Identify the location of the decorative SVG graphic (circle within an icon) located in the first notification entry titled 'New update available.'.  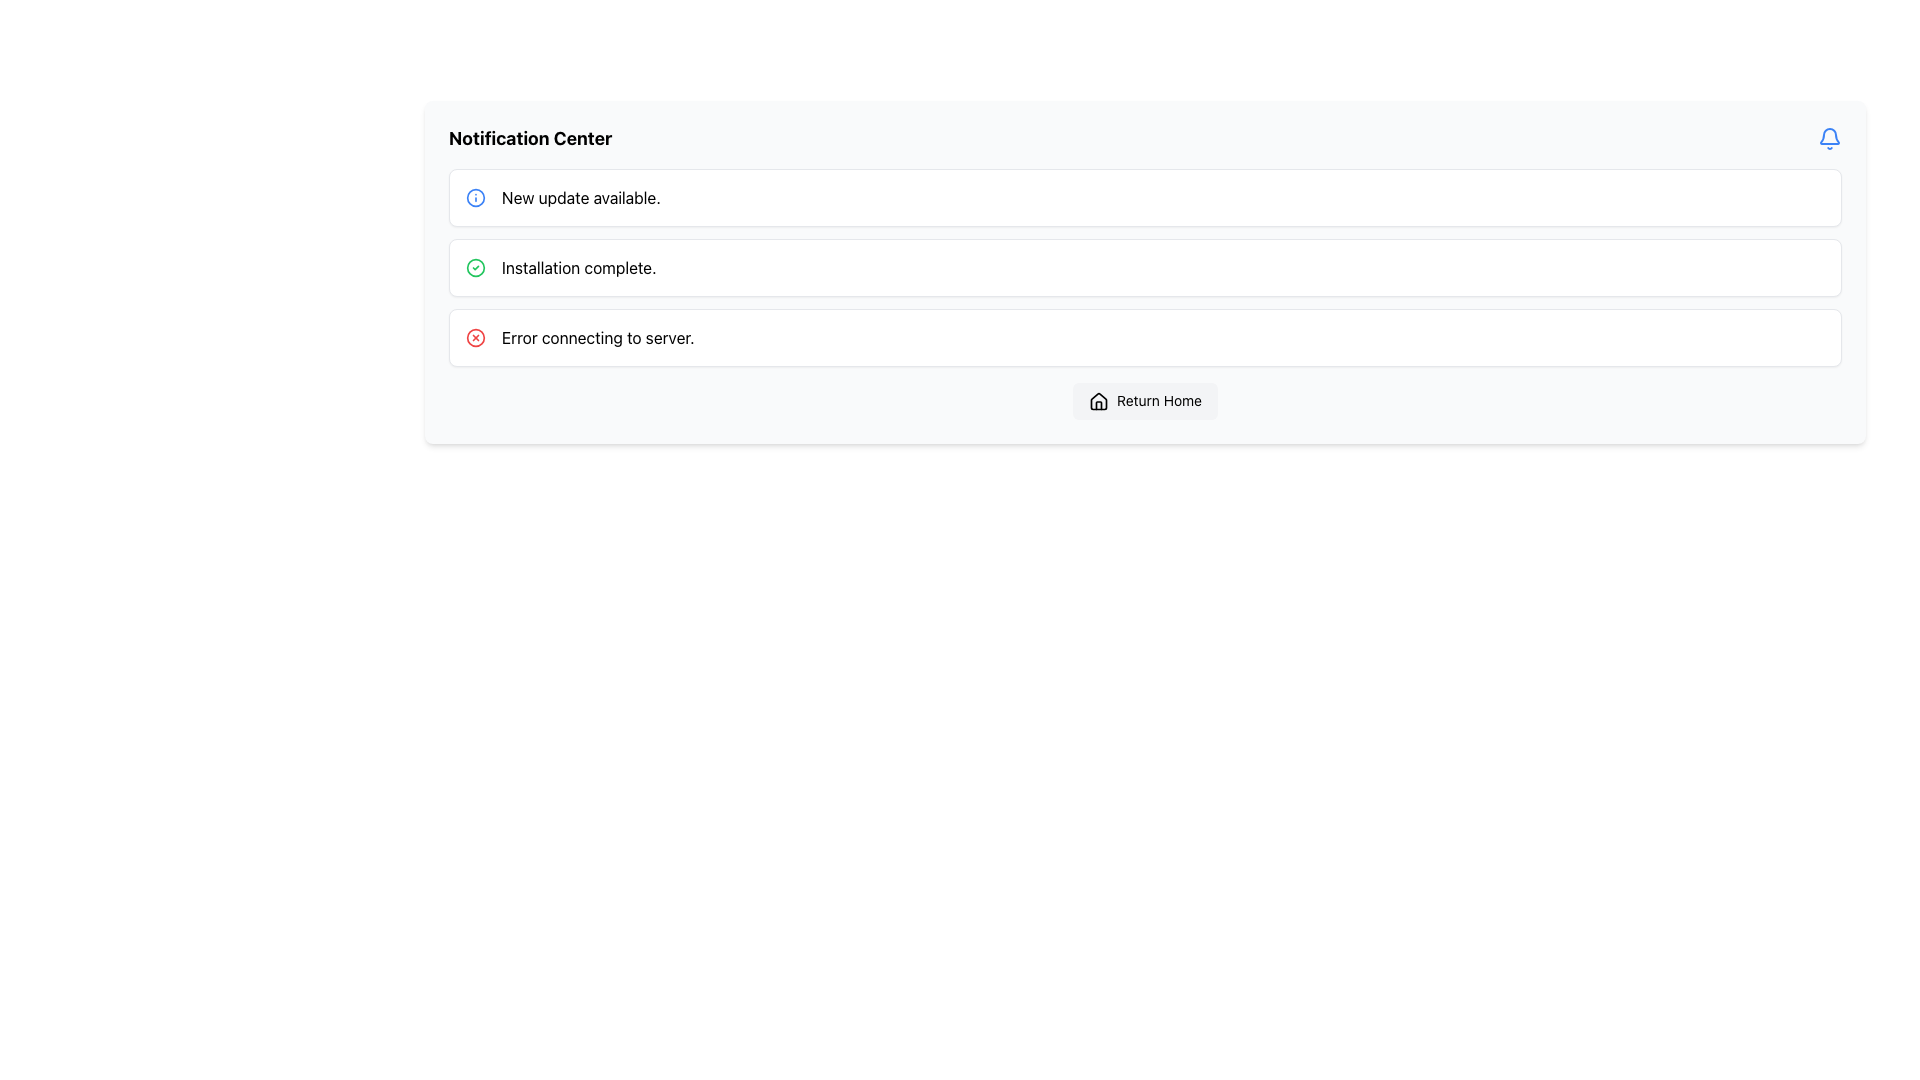
(474, 197).